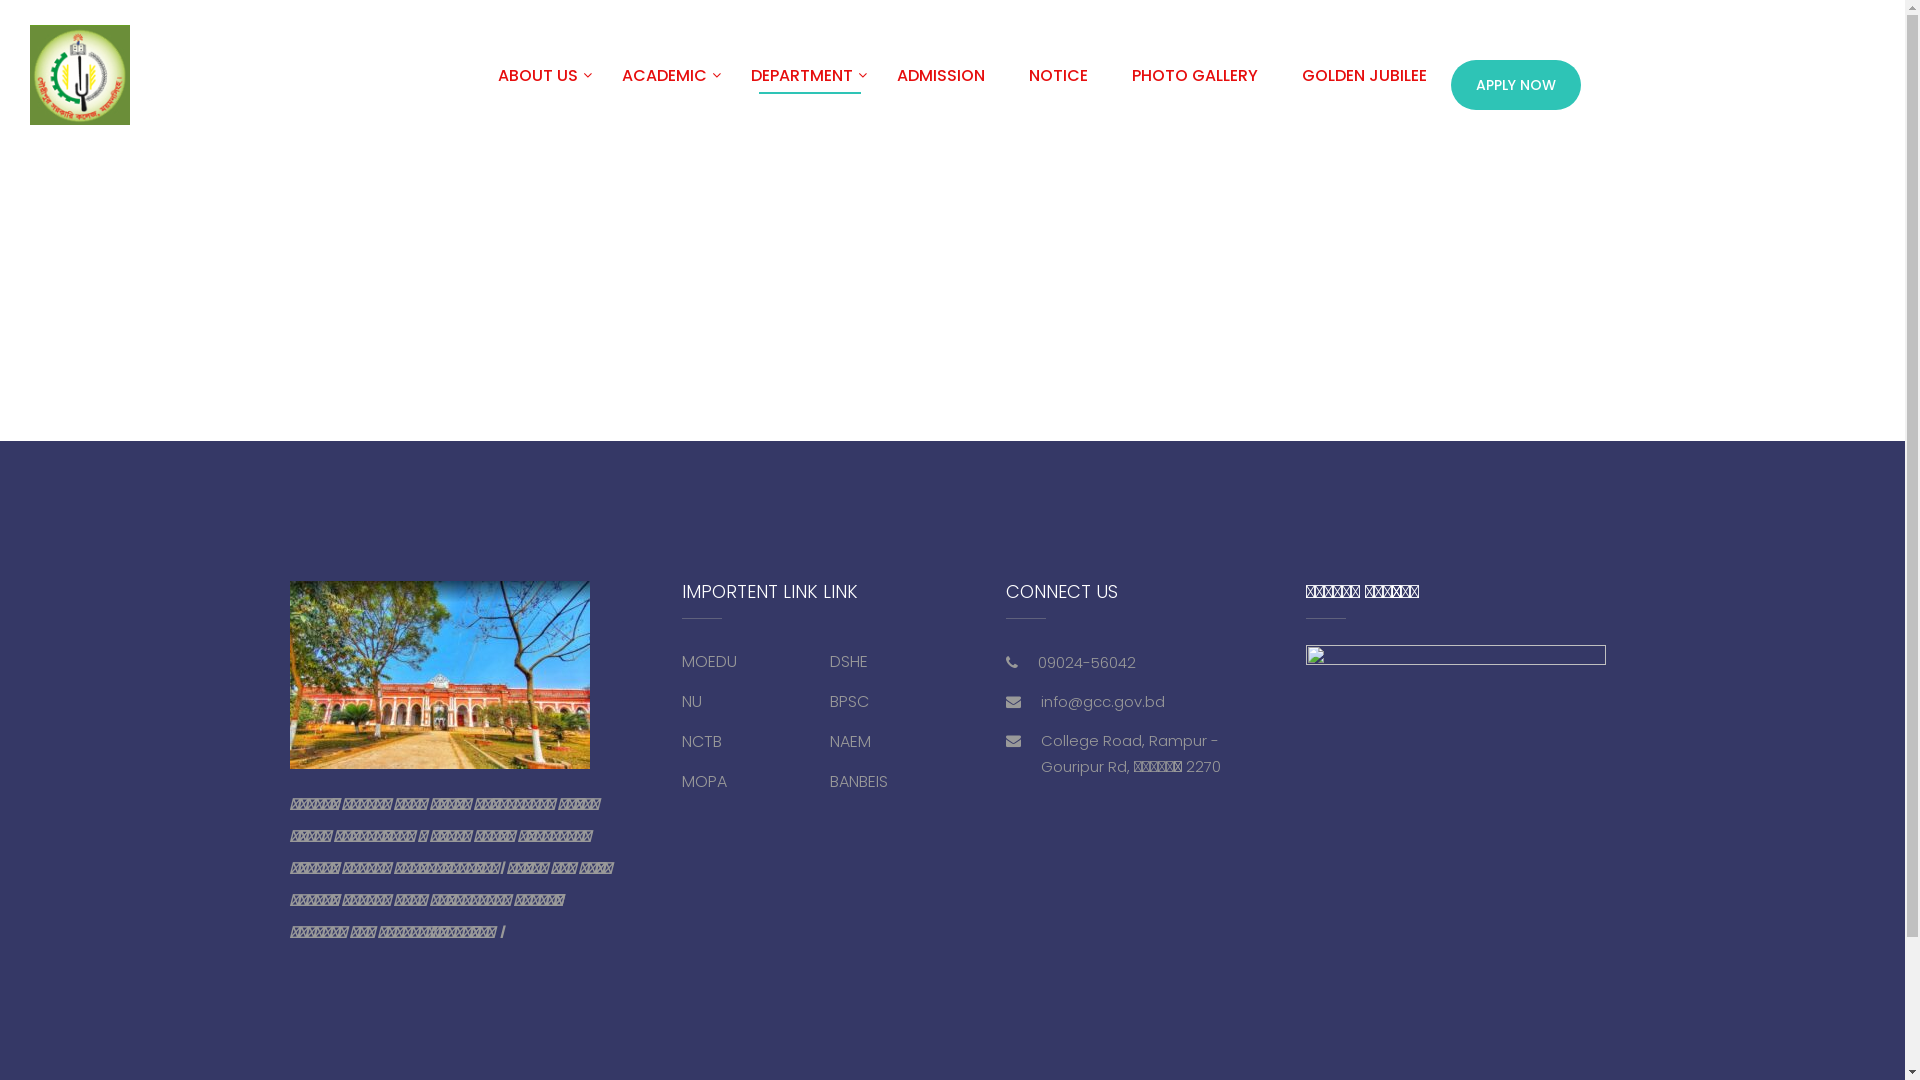  I want to click on 'NU', so click(691, 700).